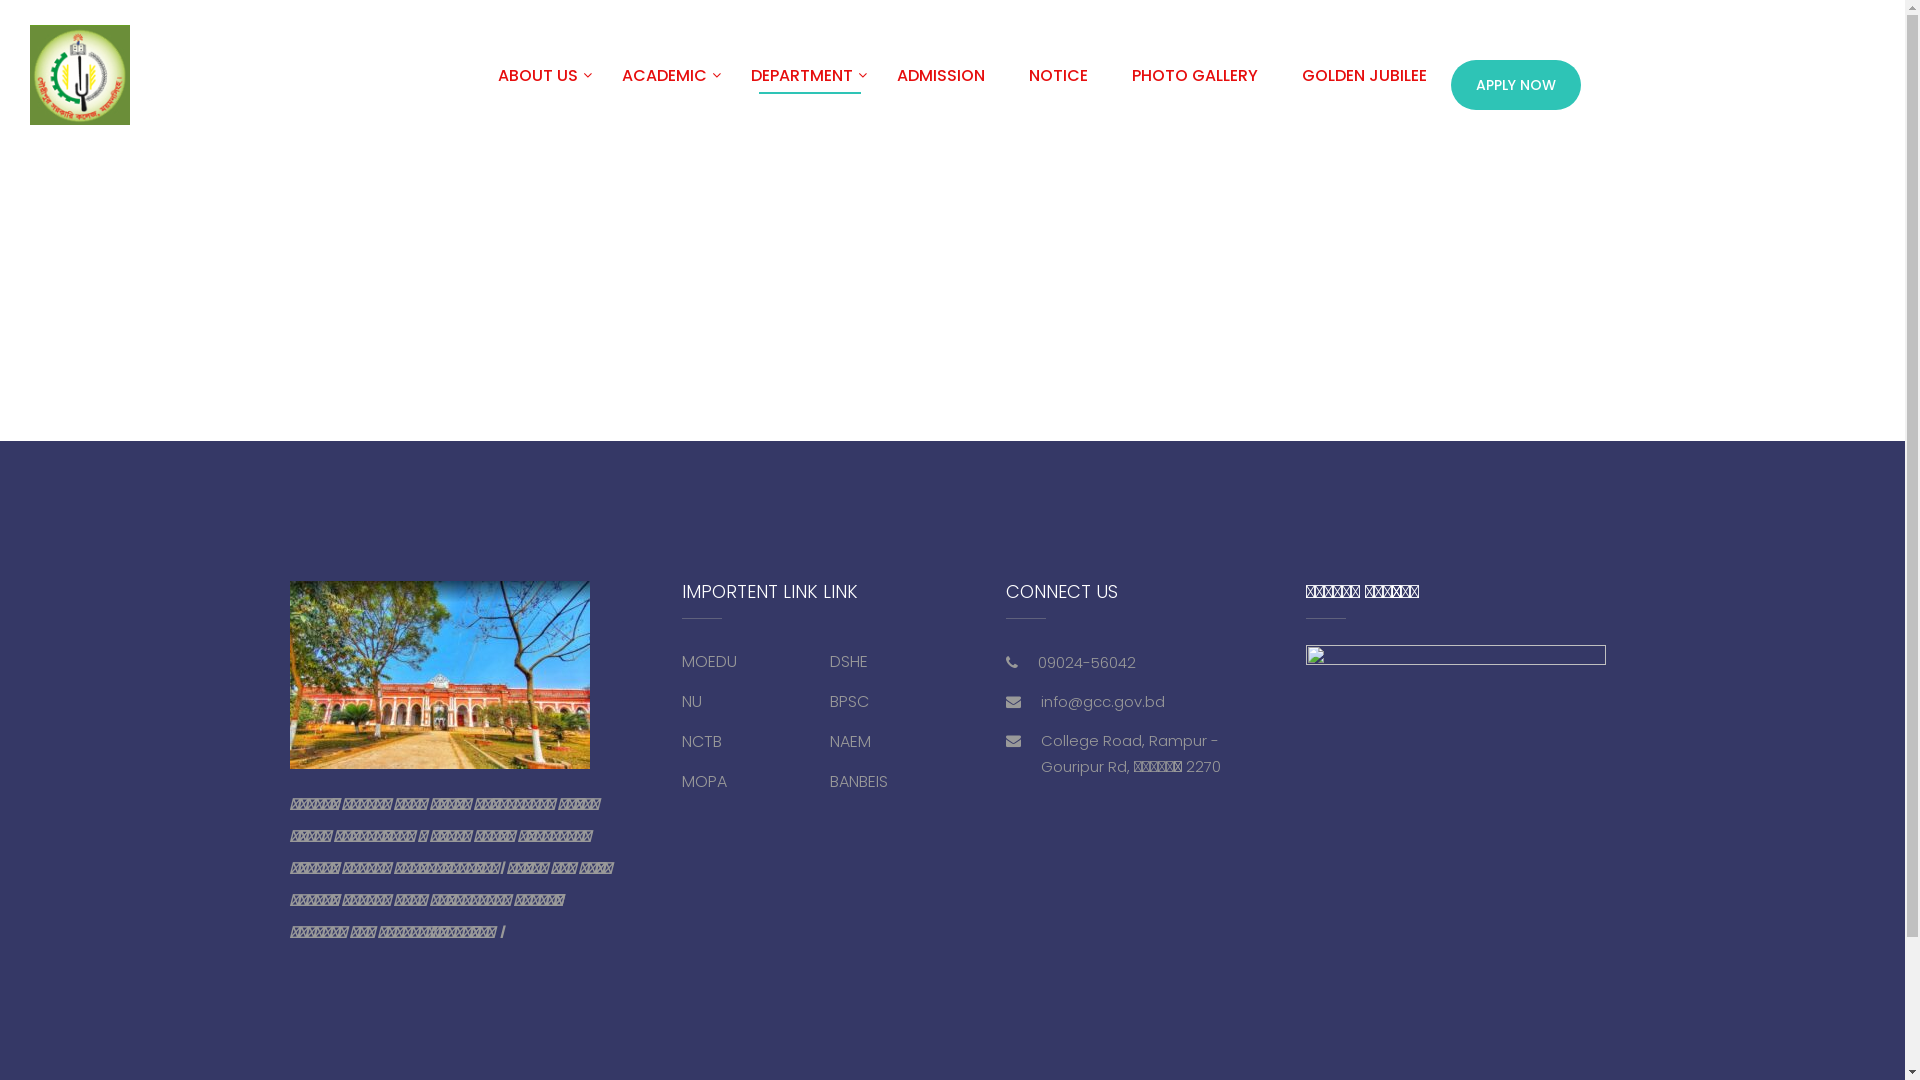  I want to click on 'NU', so click(691, 700).